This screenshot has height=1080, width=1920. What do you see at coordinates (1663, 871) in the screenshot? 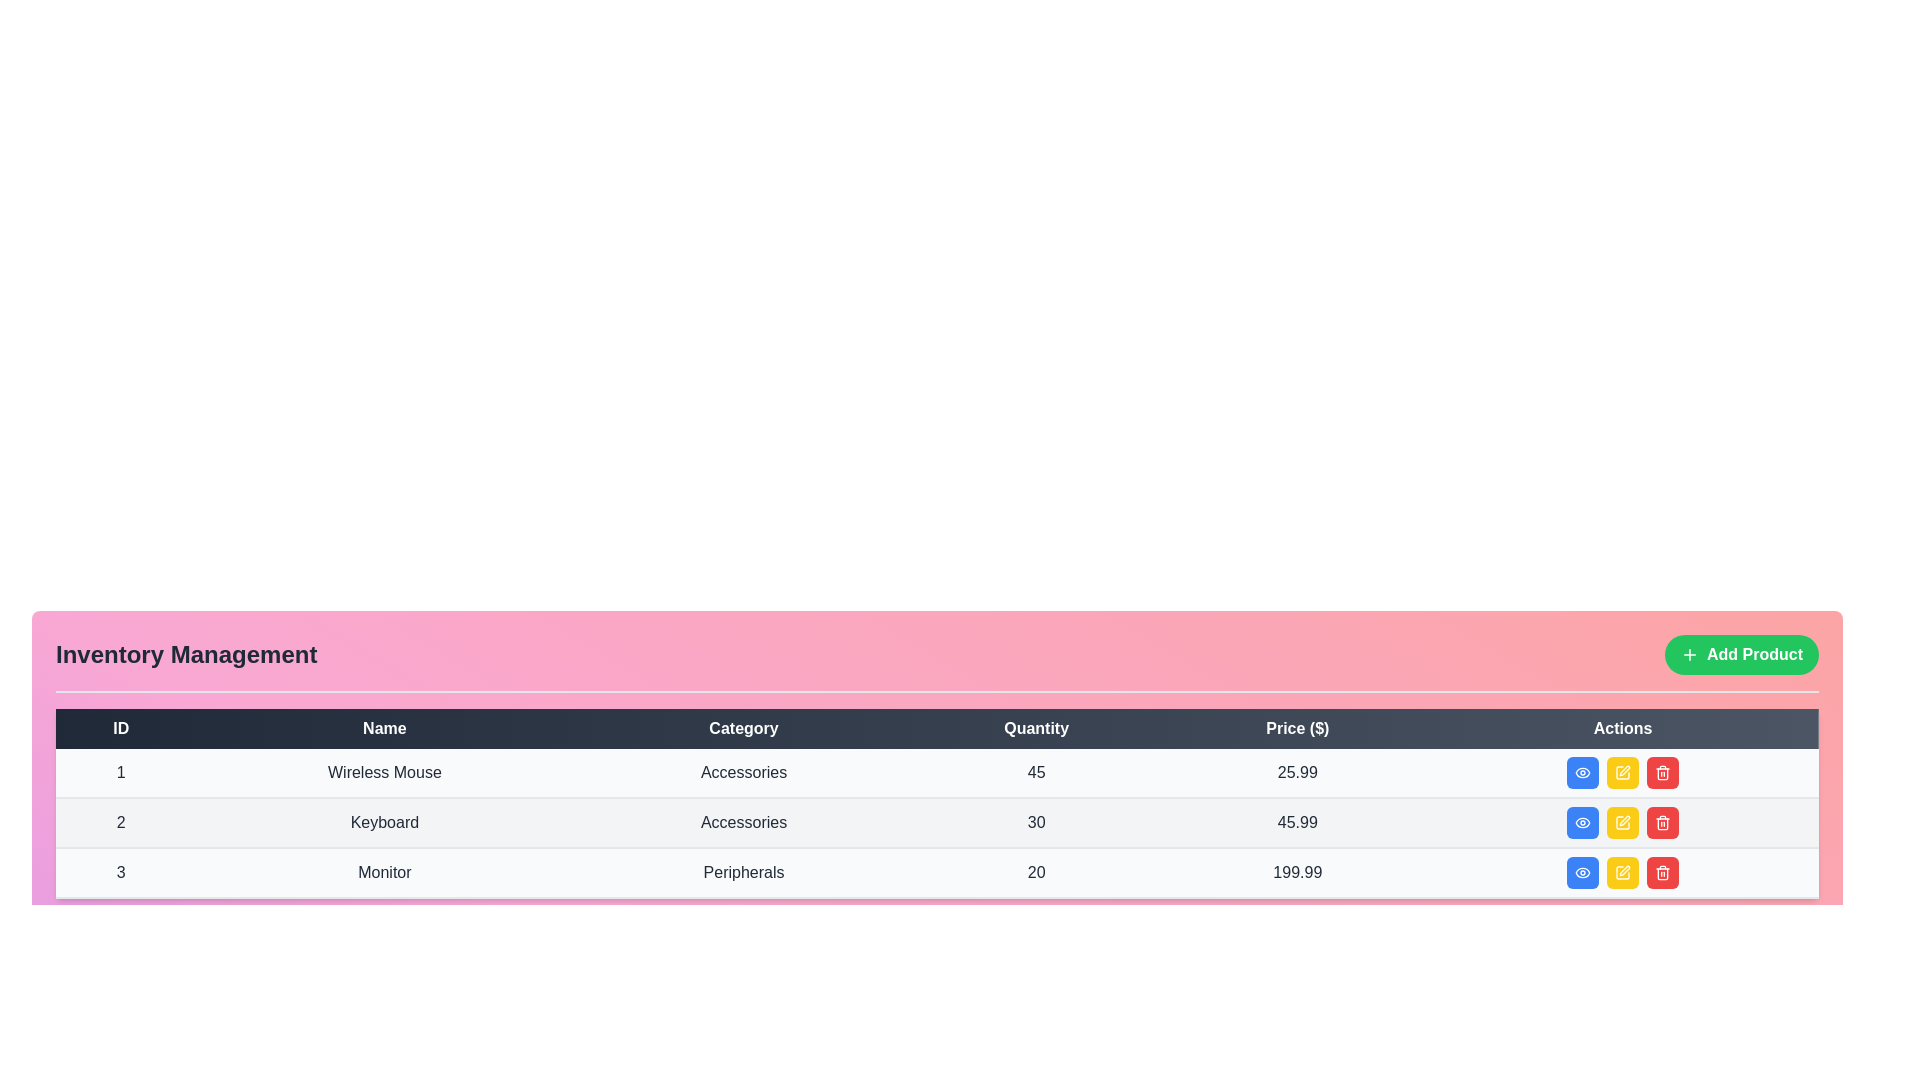
I see `the red button with a trash bin icon located in the 'Actions' column of the third row of the table to change its color` at bounding box center [1663, 871].